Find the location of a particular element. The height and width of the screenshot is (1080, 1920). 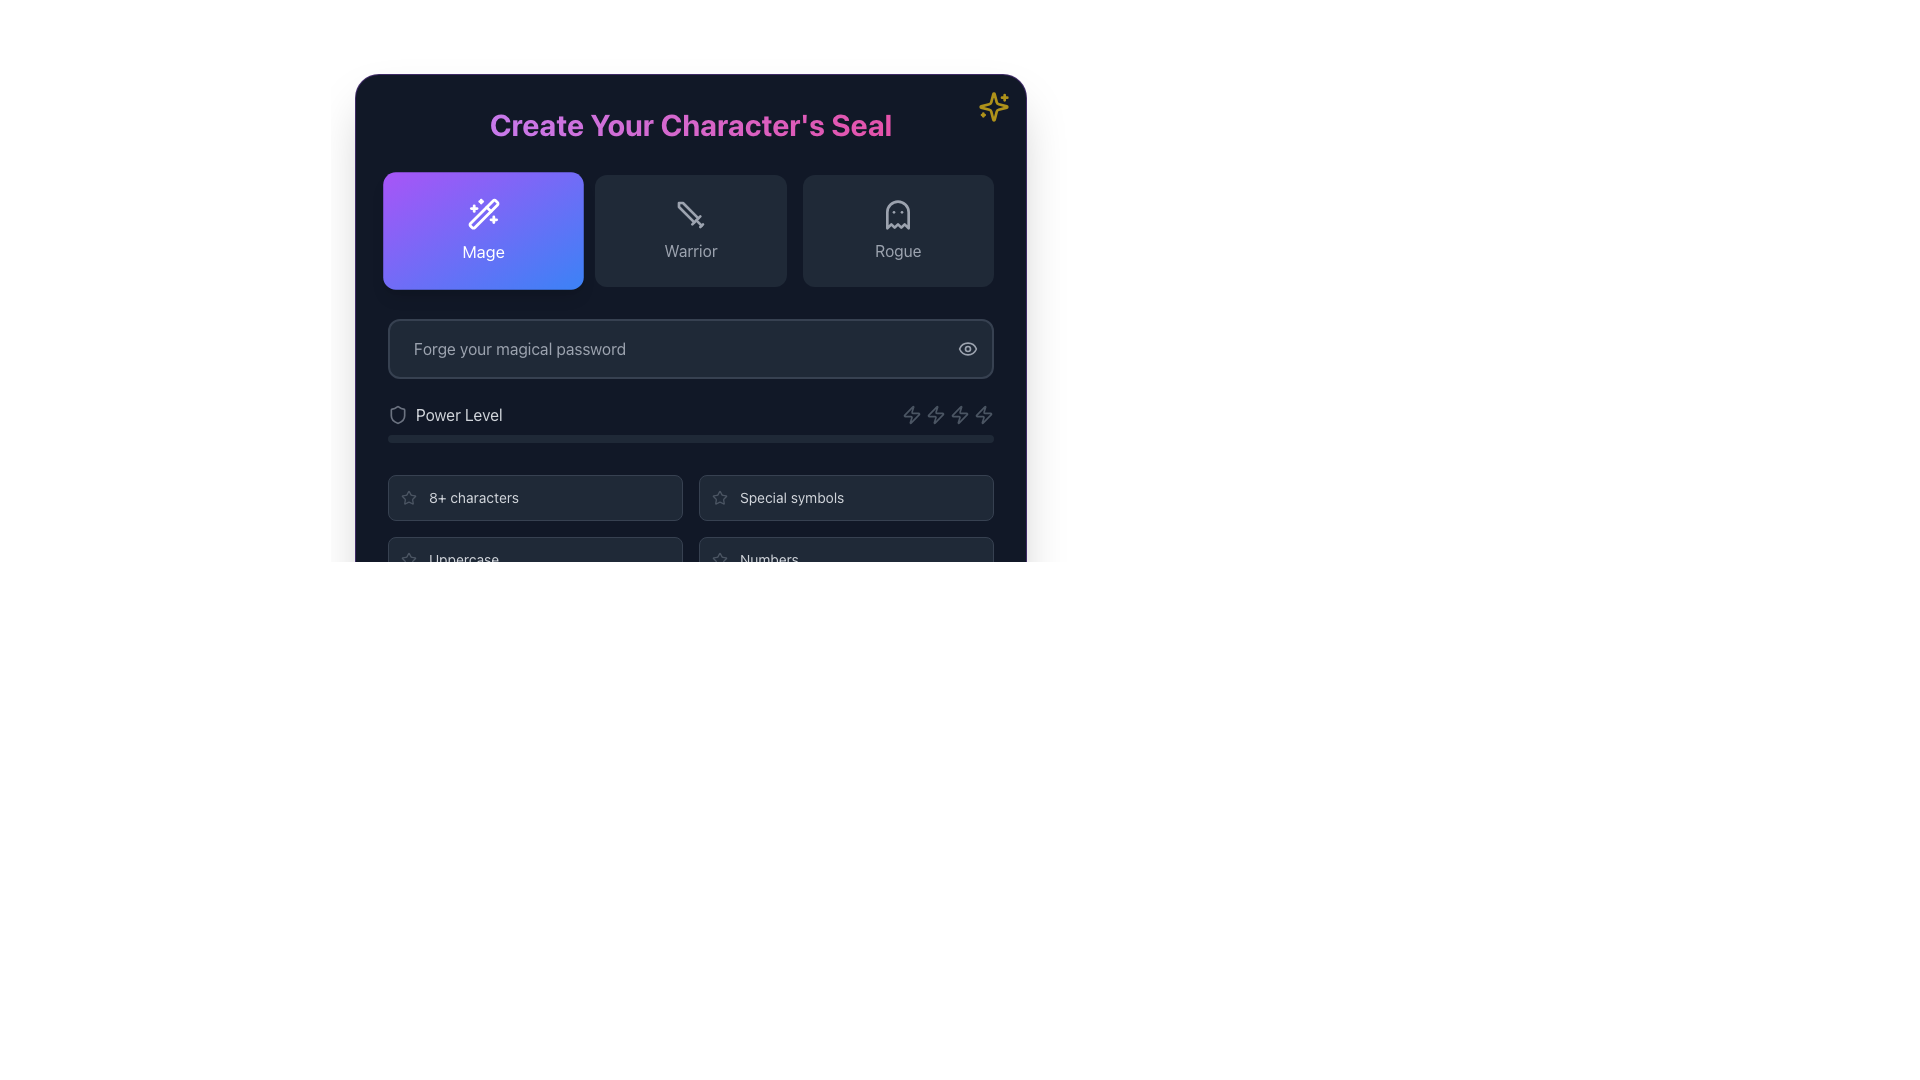

the progress bar is located at coordinates (908, 438).